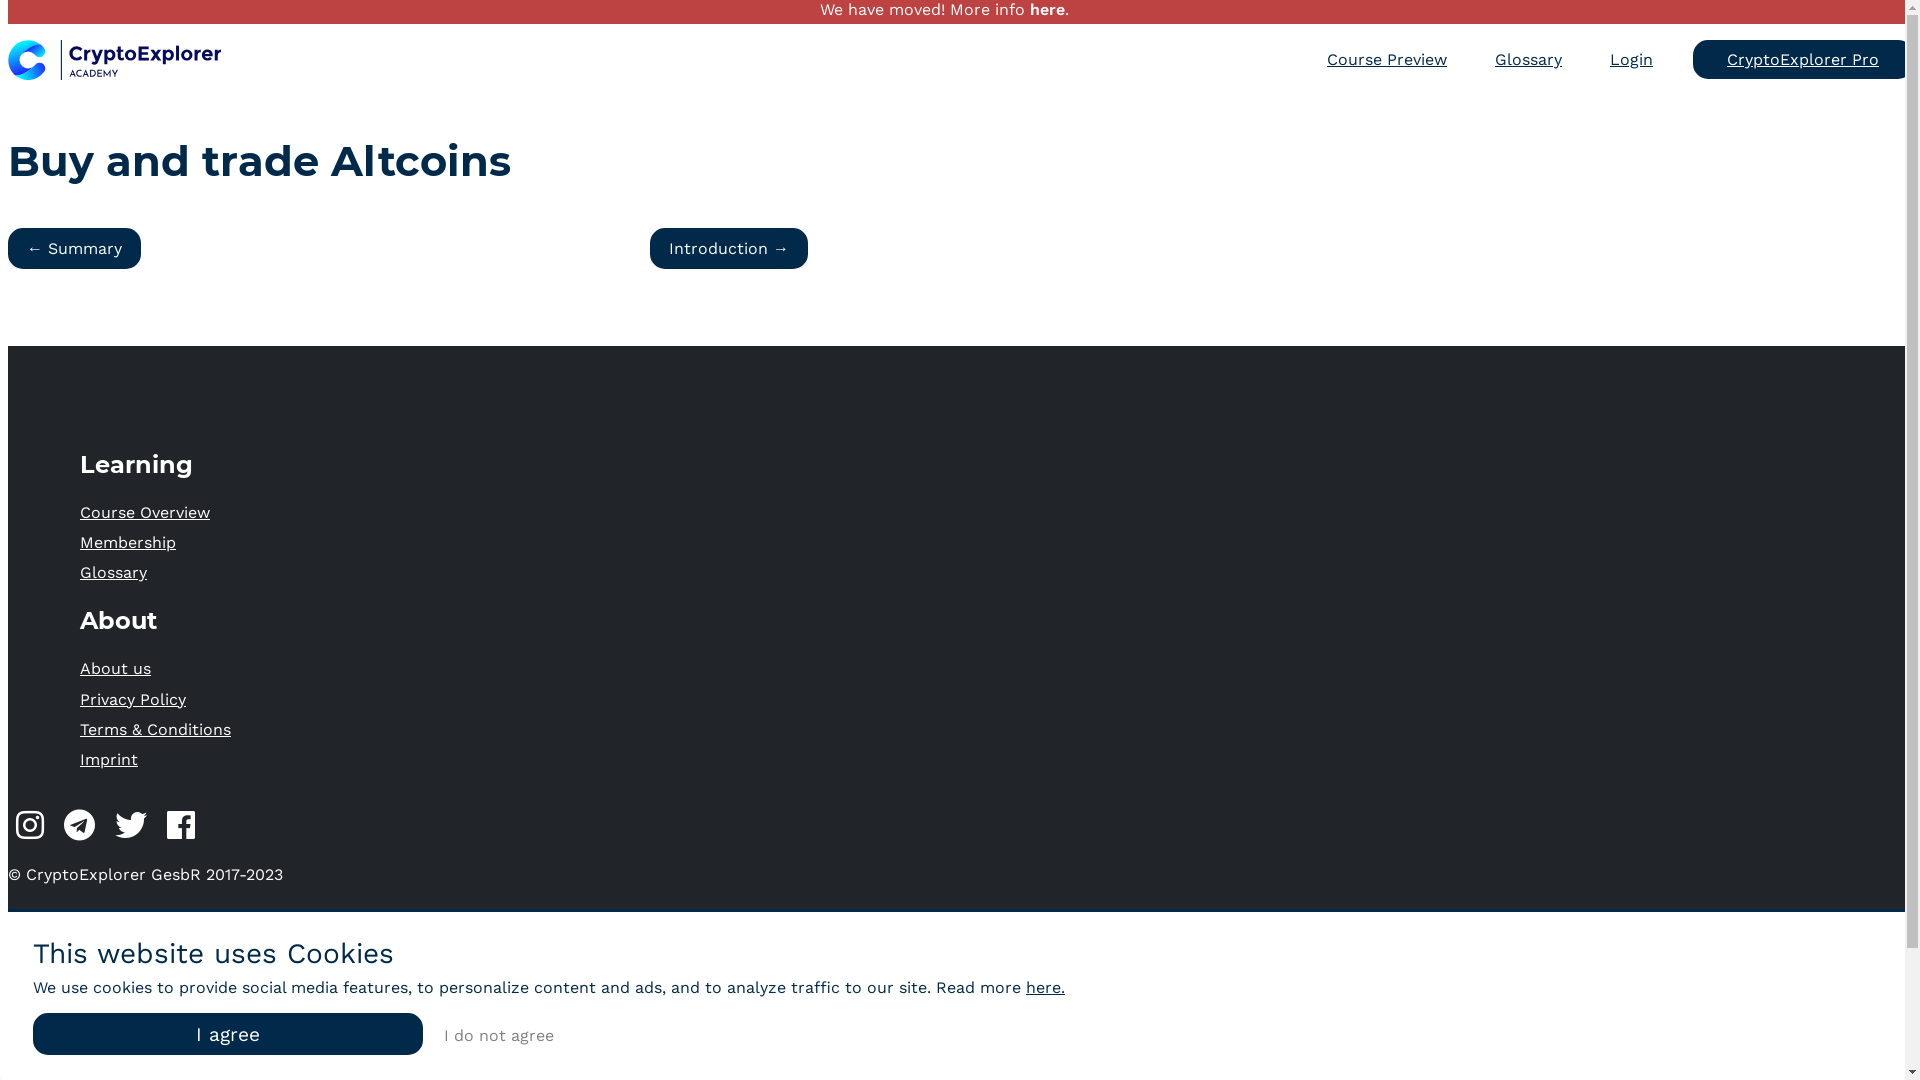  What do you see at coordinates (80, 729) in the screenshot?
I see `'Terms & Conditions'` at bounding box center [80, 729].